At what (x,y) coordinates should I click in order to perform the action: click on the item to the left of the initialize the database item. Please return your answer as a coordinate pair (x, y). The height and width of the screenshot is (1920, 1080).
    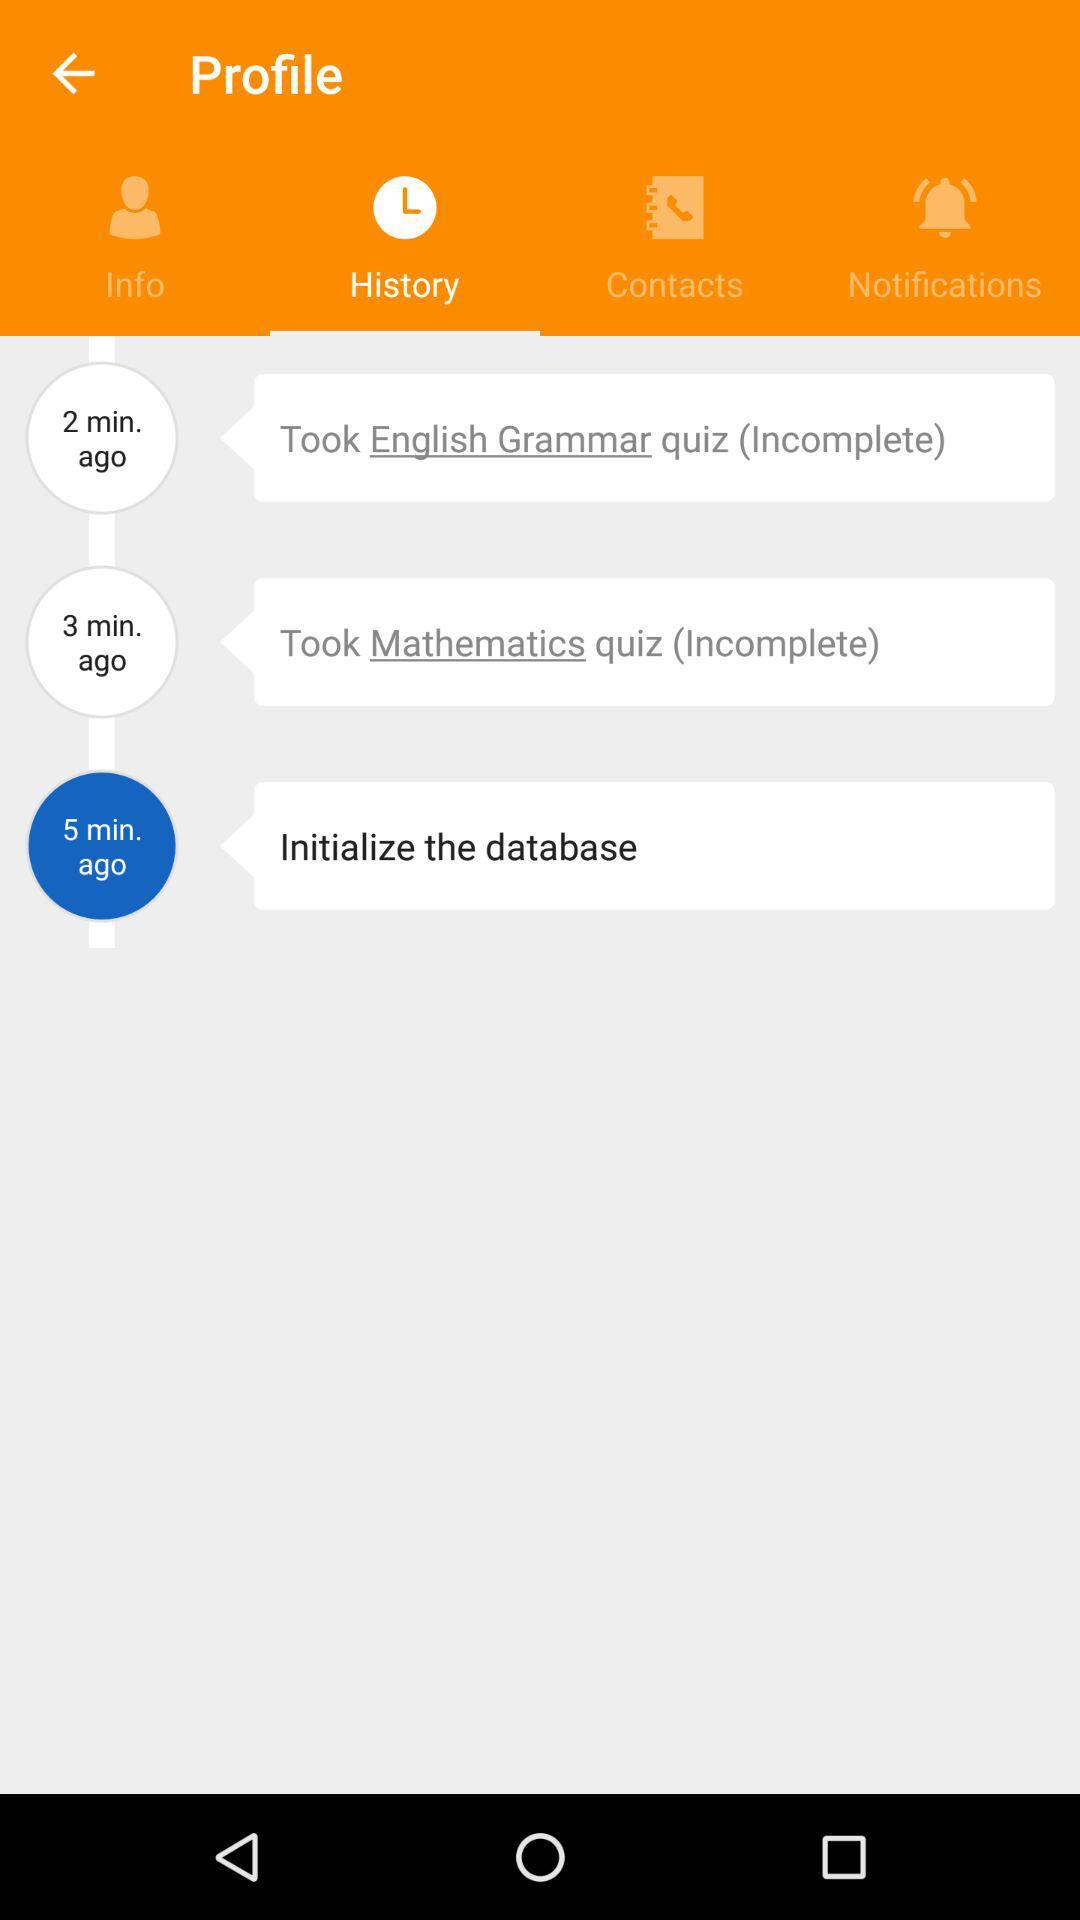
    Looking at the image, I should click on (222, 845).